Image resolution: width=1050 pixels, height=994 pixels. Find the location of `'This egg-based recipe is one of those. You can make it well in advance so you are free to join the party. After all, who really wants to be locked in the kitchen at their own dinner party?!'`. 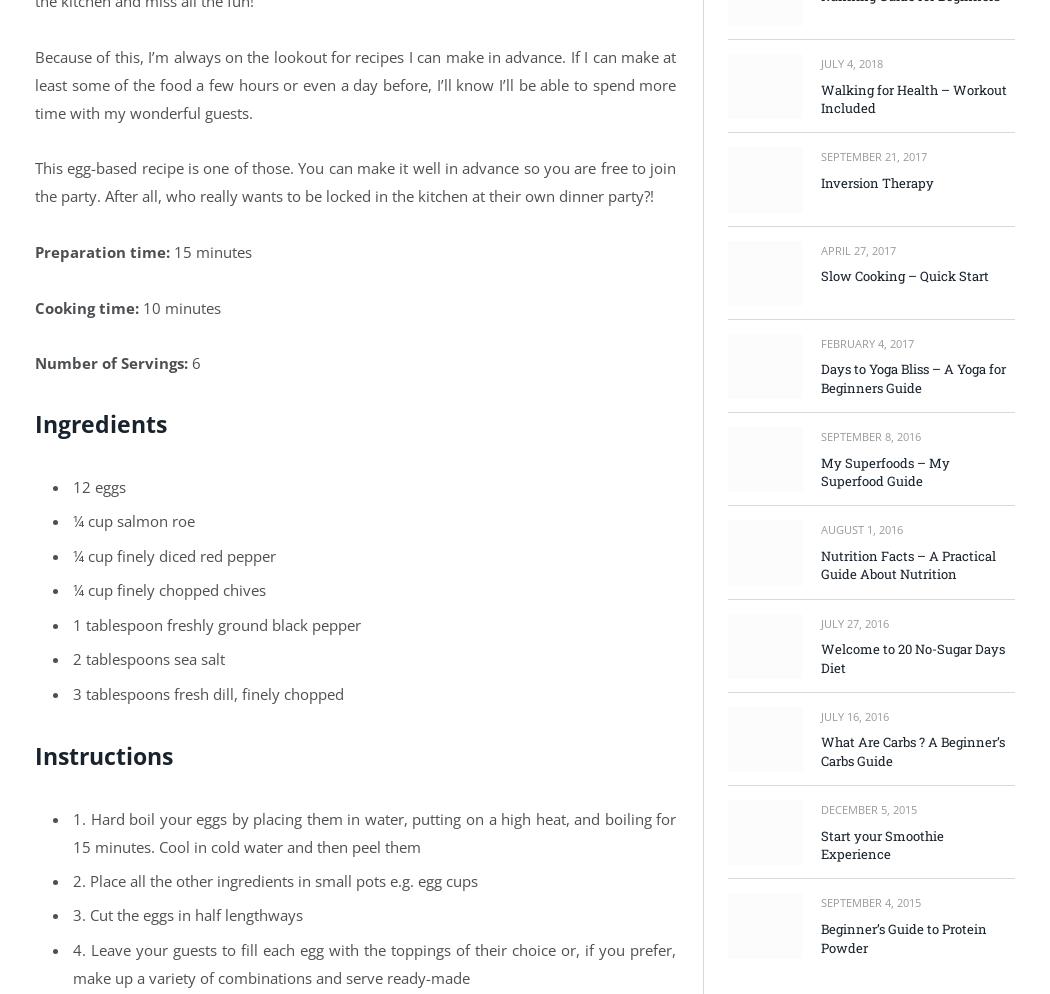

'This egg-based recipe is one of those. You can make it well in advance so you are free to join the party. After all, who really wants to be locked in the kitchen at their own dinner party?!' is located at coordinates (354, 181).